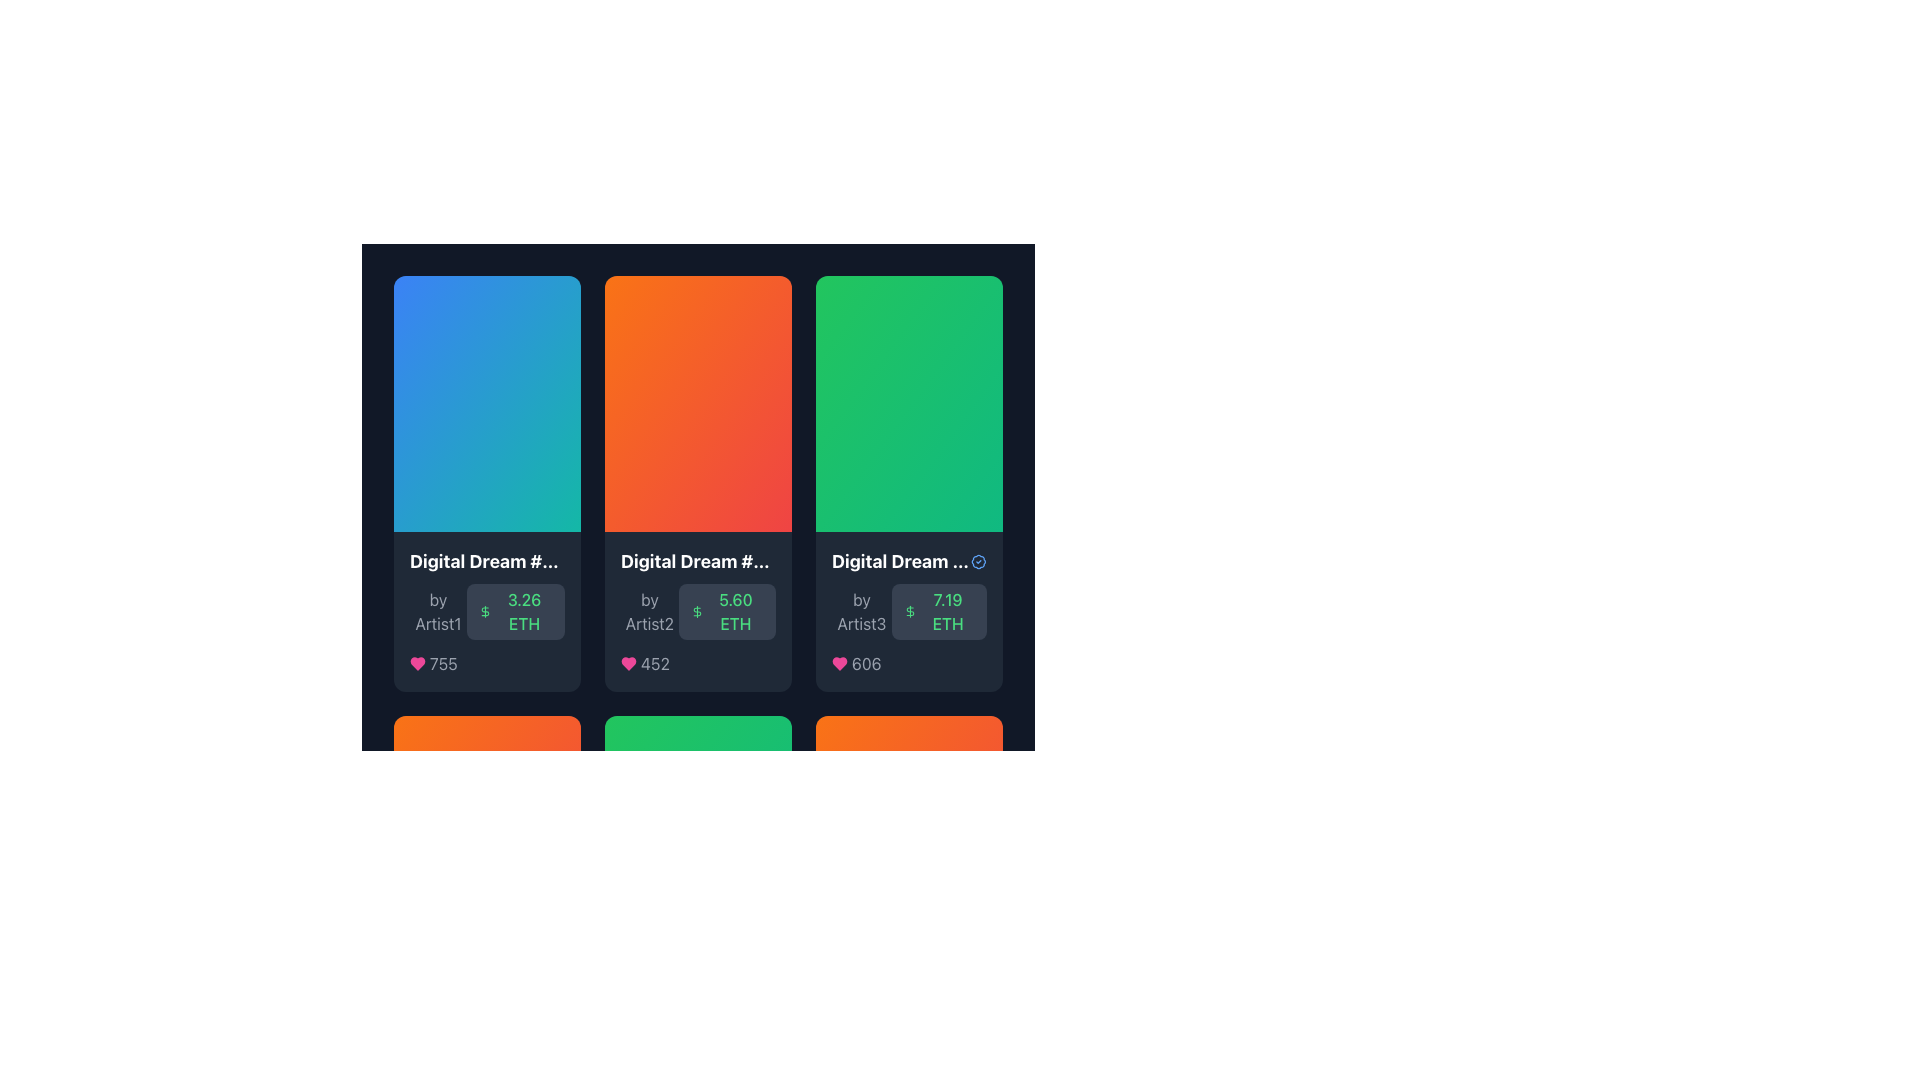 The height and width of the screenshot is (1080, 1920). Describe the element at coordinates (900, 562) in the screenshot. I see `the Text Label displaying 'Digital Dream #3222' which is located in the third column of the grid layout, adjacent to an icon element` at that location.